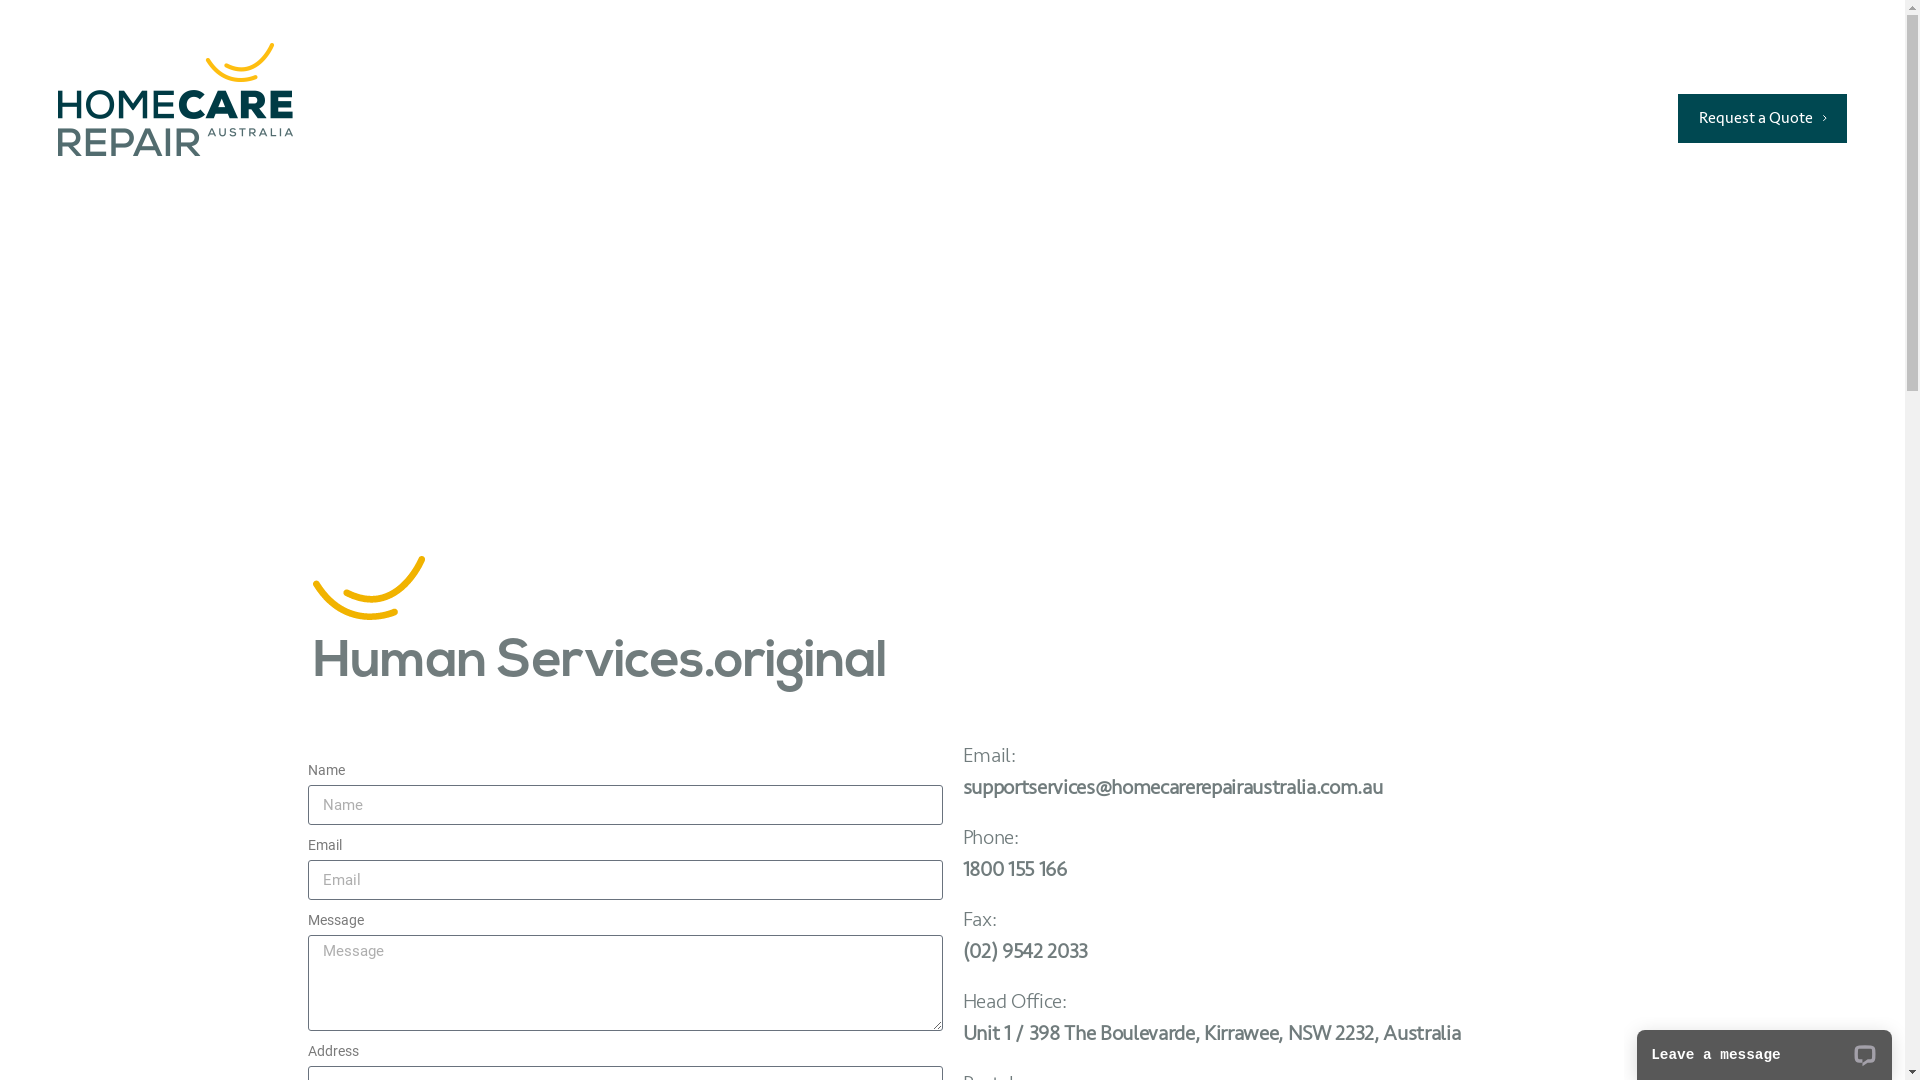 This screenshot has height=1080, width=1920. Describe the element at coordinates (805, 117) in the screenshot. I see `'Home'` at that location.